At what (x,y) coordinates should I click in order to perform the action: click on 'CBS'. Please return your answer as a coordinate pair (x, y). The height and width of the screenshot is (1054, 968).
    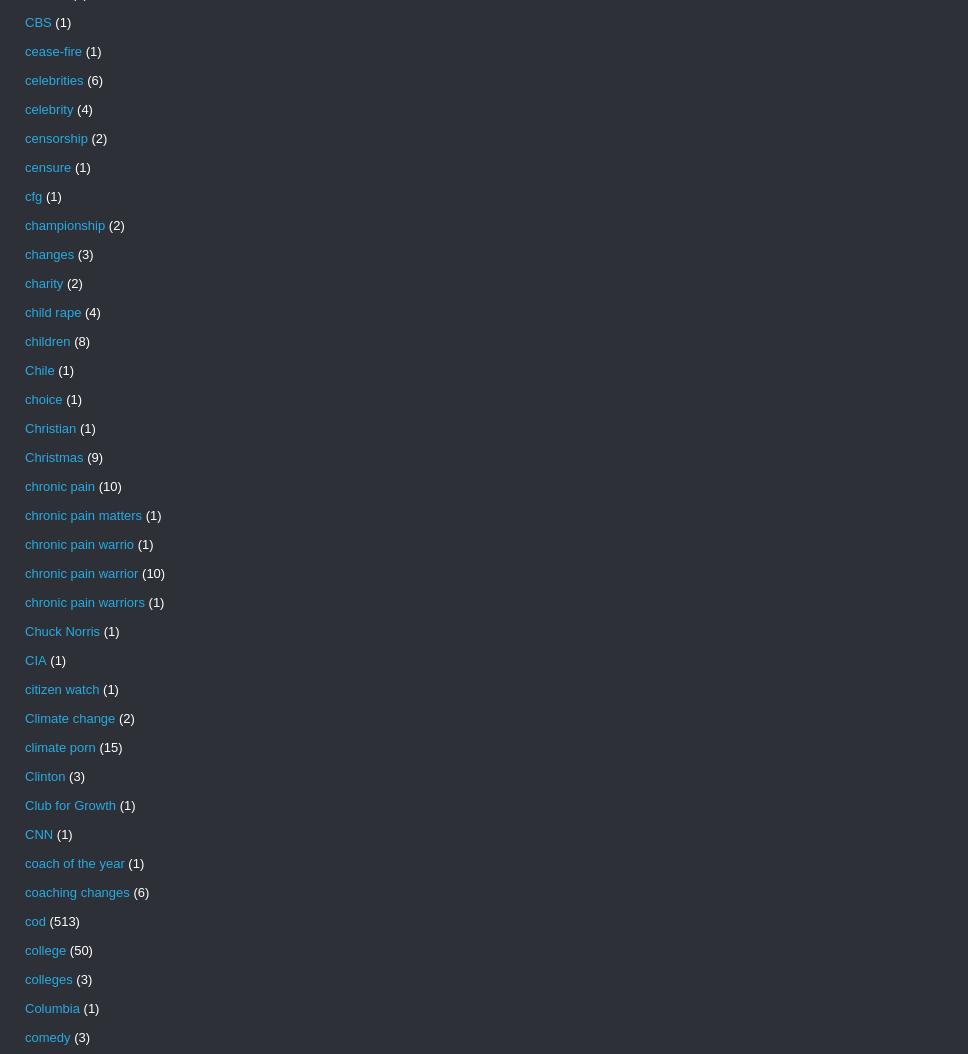
    Looking at the image, I should click on (38, 22).